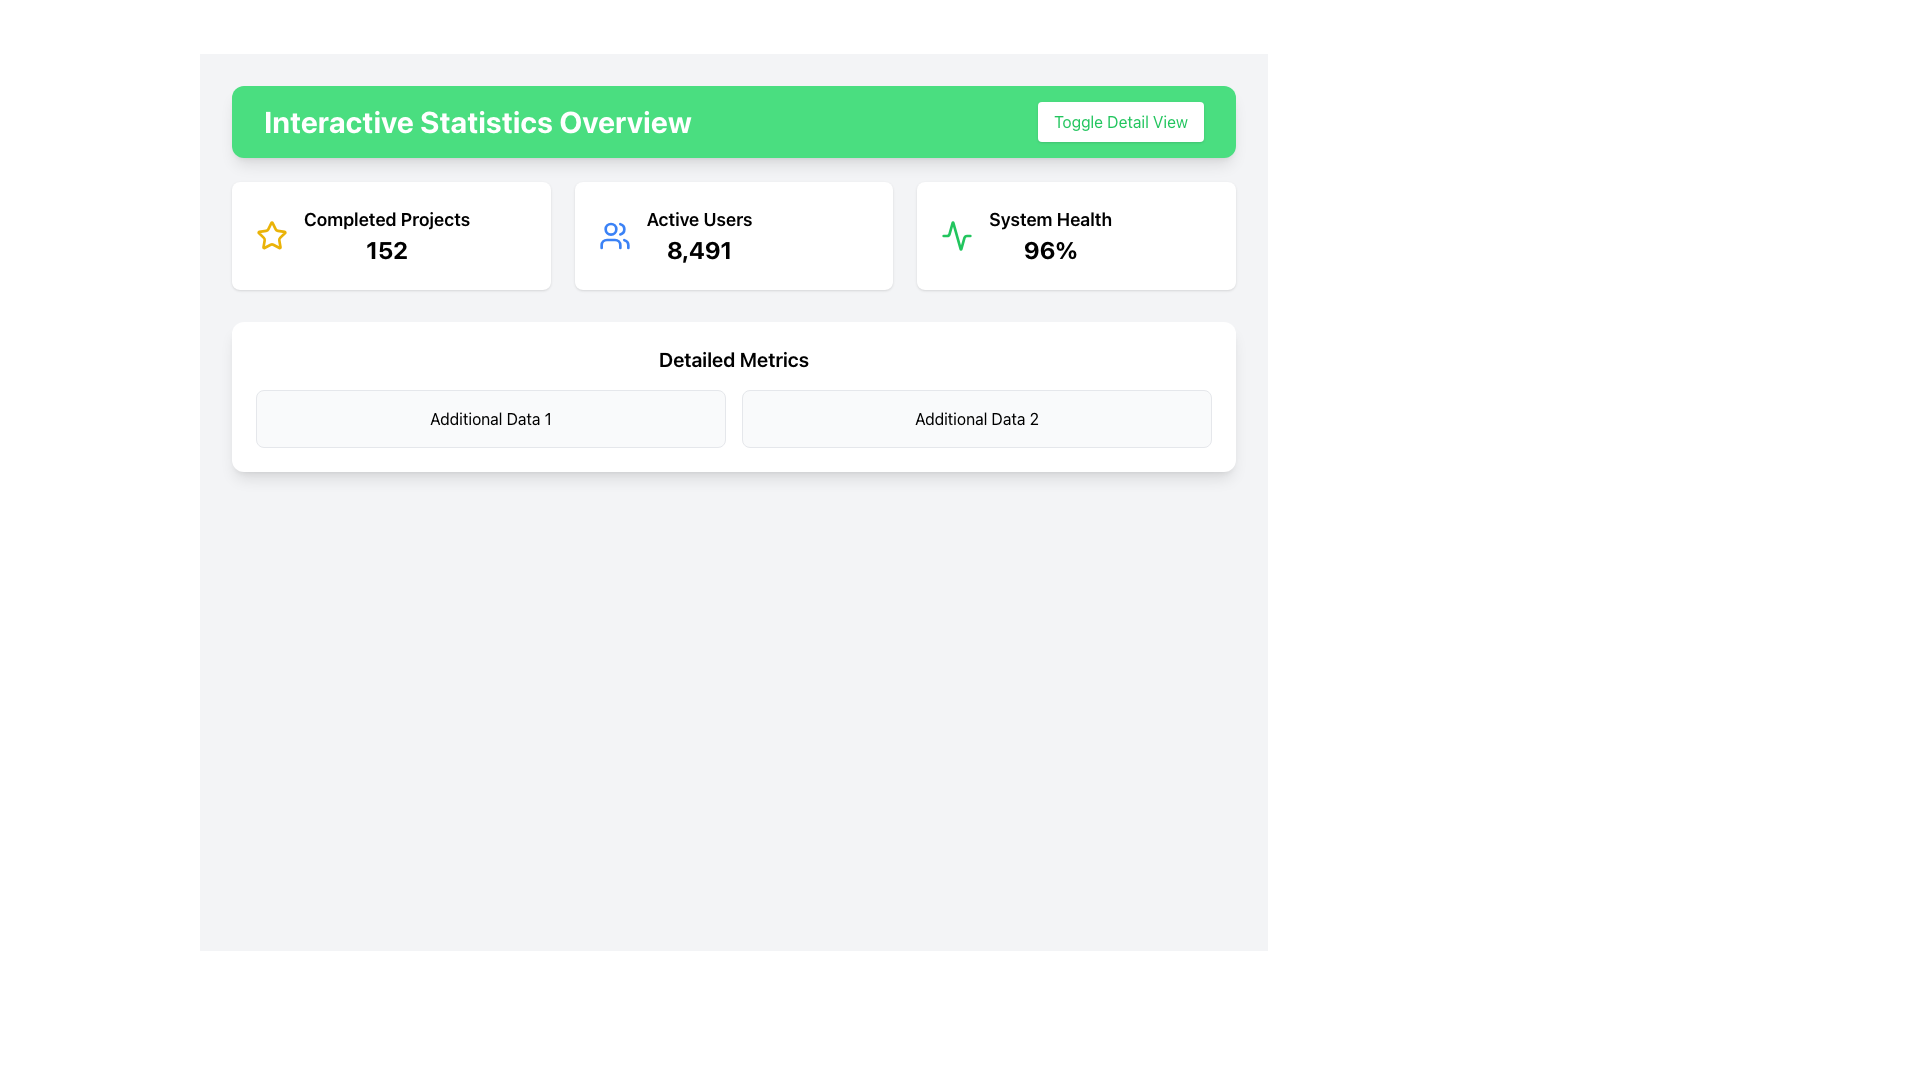 Image resolution: width=1920 pixels, height=1080 pixels. I want to click on the toggle button located in the top-right corner of the green header bar next to 'Interactive Statistics Overview', so click(1121, 122).